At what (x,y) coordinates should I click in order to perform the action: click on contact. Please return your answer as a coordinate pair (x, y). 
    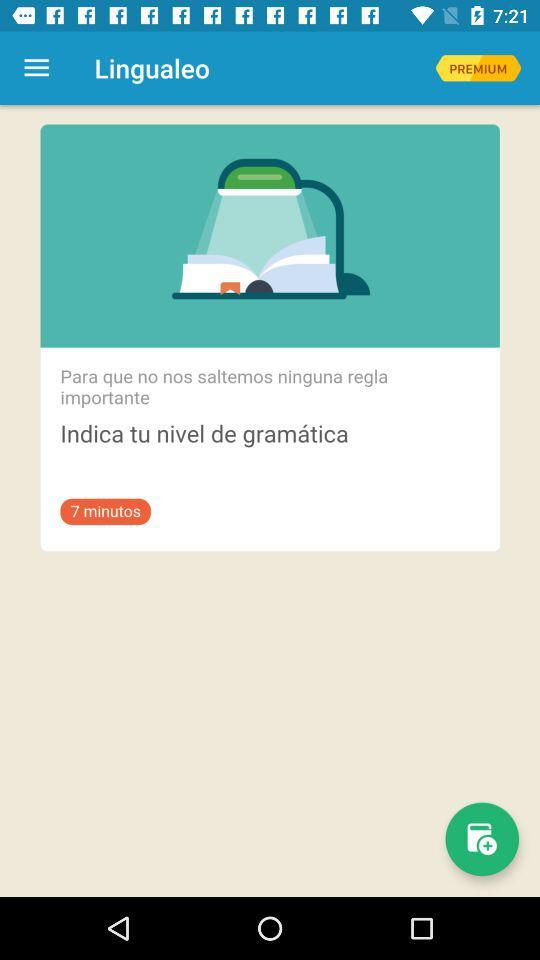
    Looking at the image, I should click on (481, 839).